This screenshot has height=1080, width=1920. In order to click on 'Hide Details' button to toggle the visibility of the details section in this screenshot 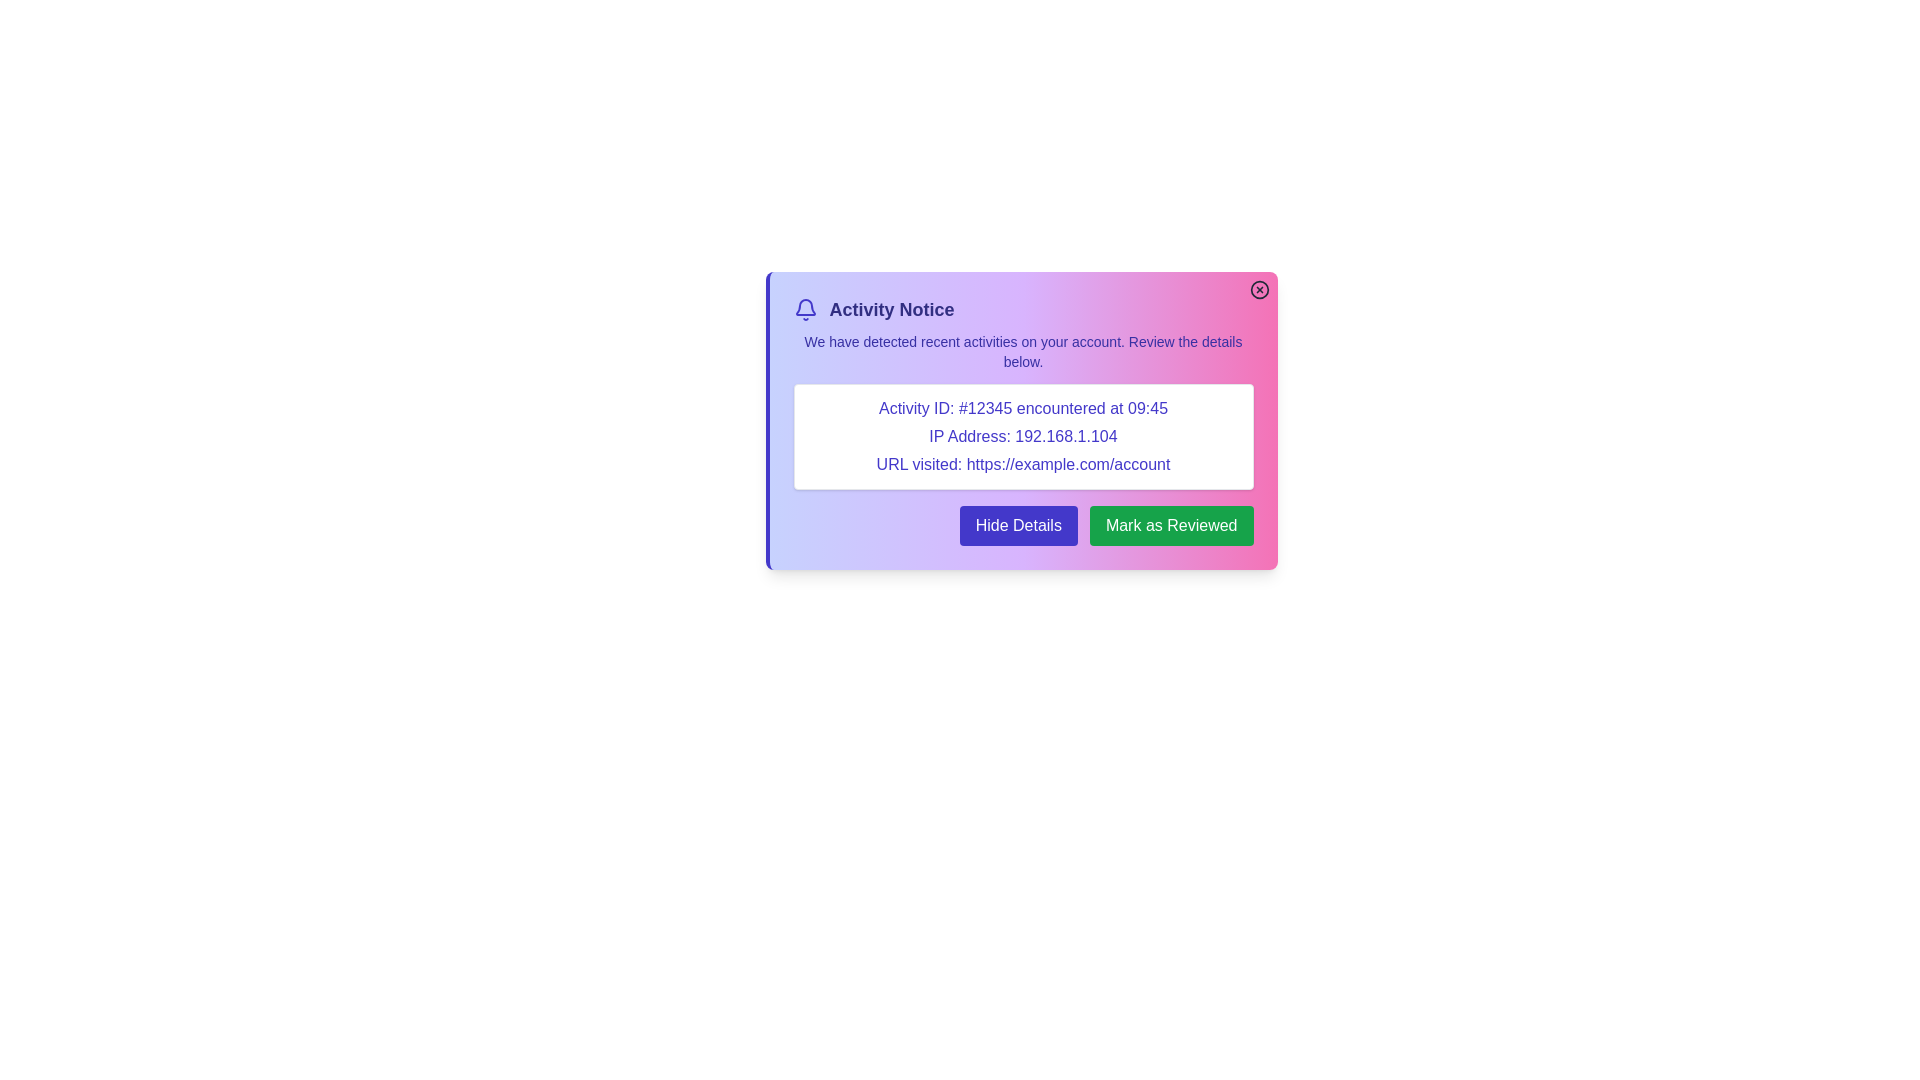, I will do `click(1018, 524)`.